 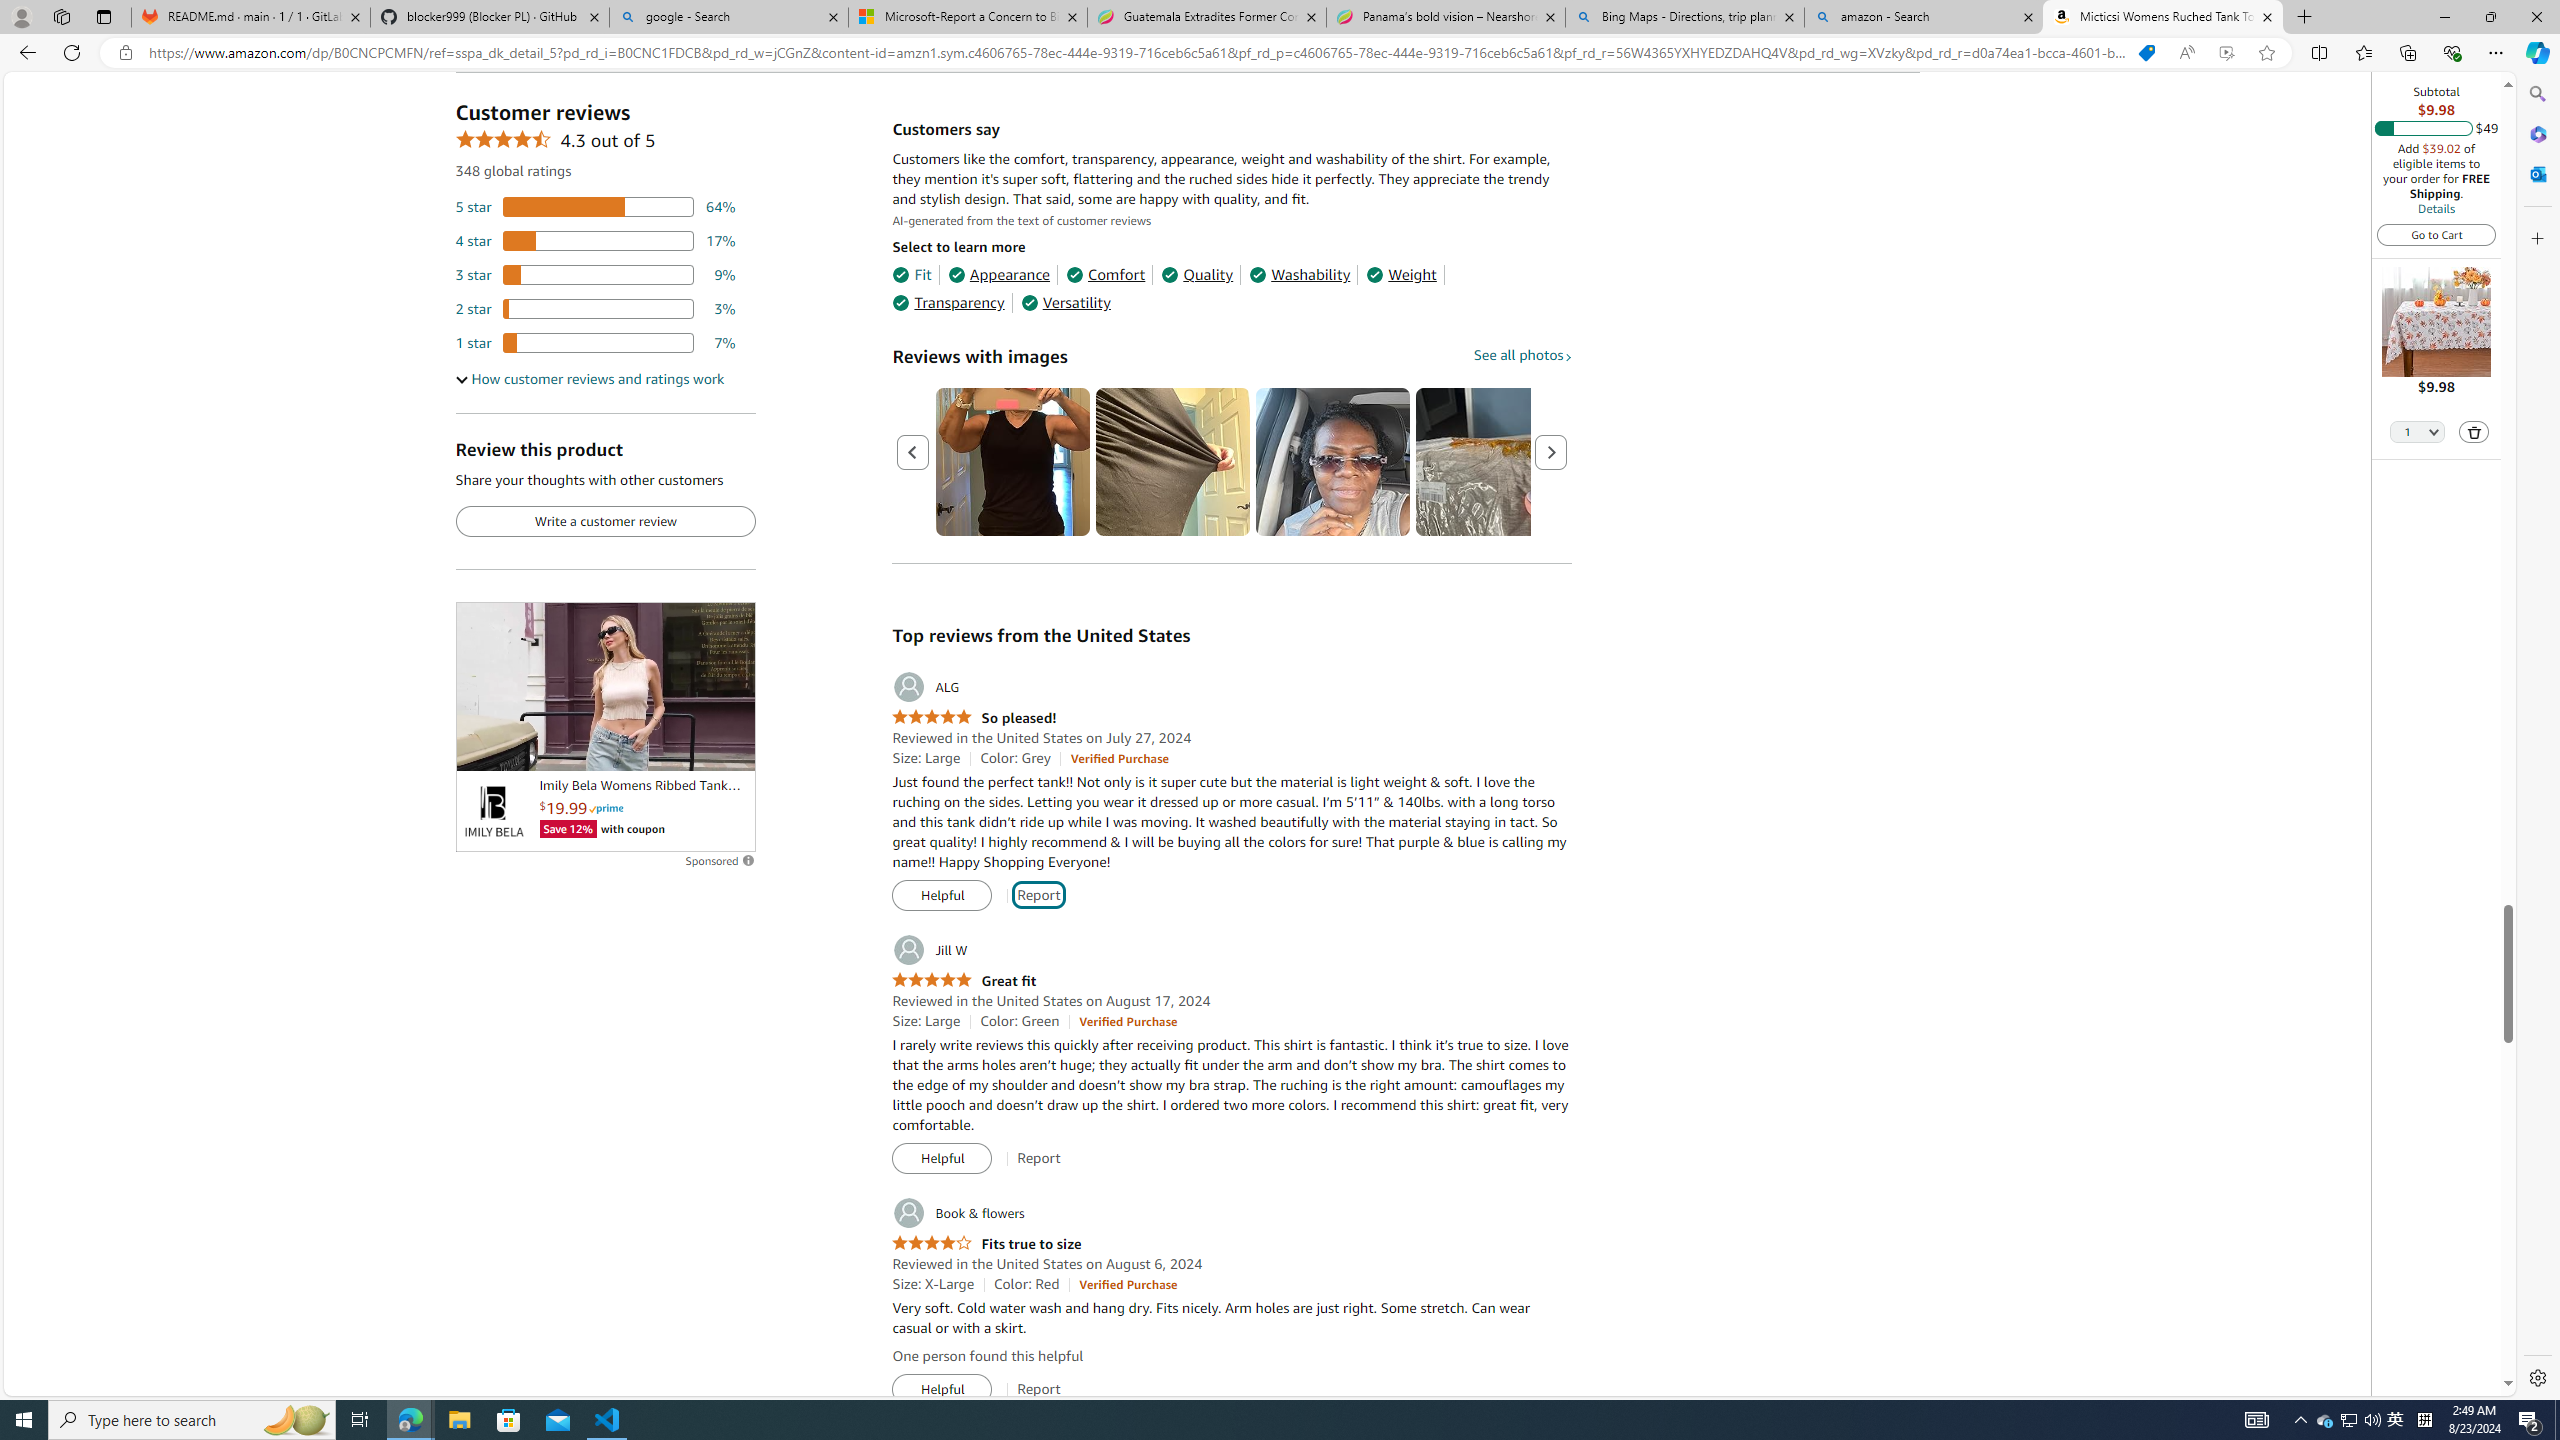 What do you see at coordinates (912, 451) in the screenshot?
I see `'Previous page'` at bounding box center [912, 451].